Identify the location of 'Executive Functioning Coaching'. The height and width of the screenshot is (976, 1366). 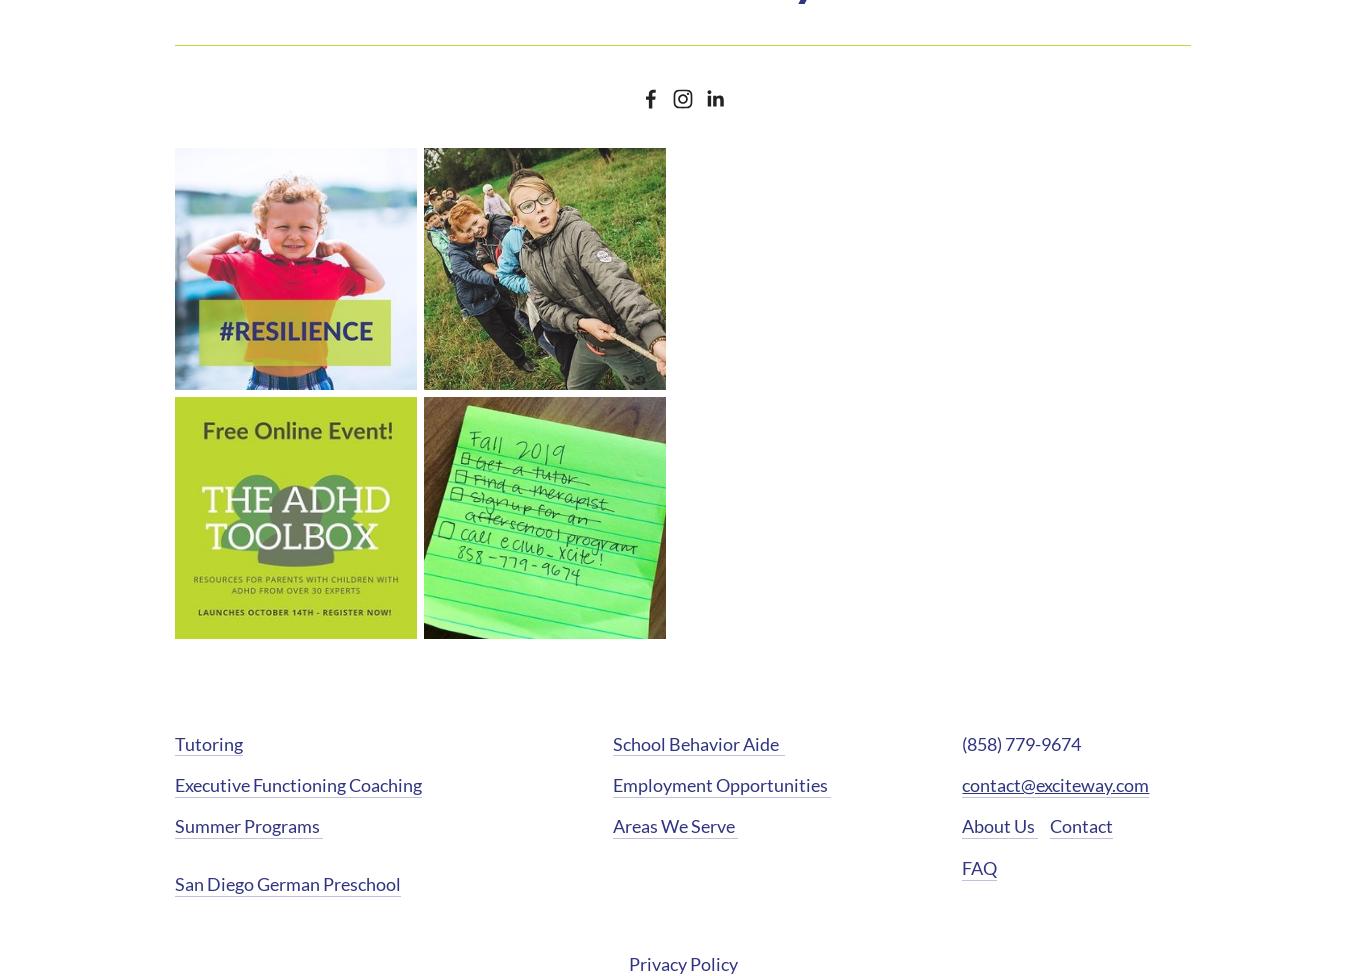
(298, 784).